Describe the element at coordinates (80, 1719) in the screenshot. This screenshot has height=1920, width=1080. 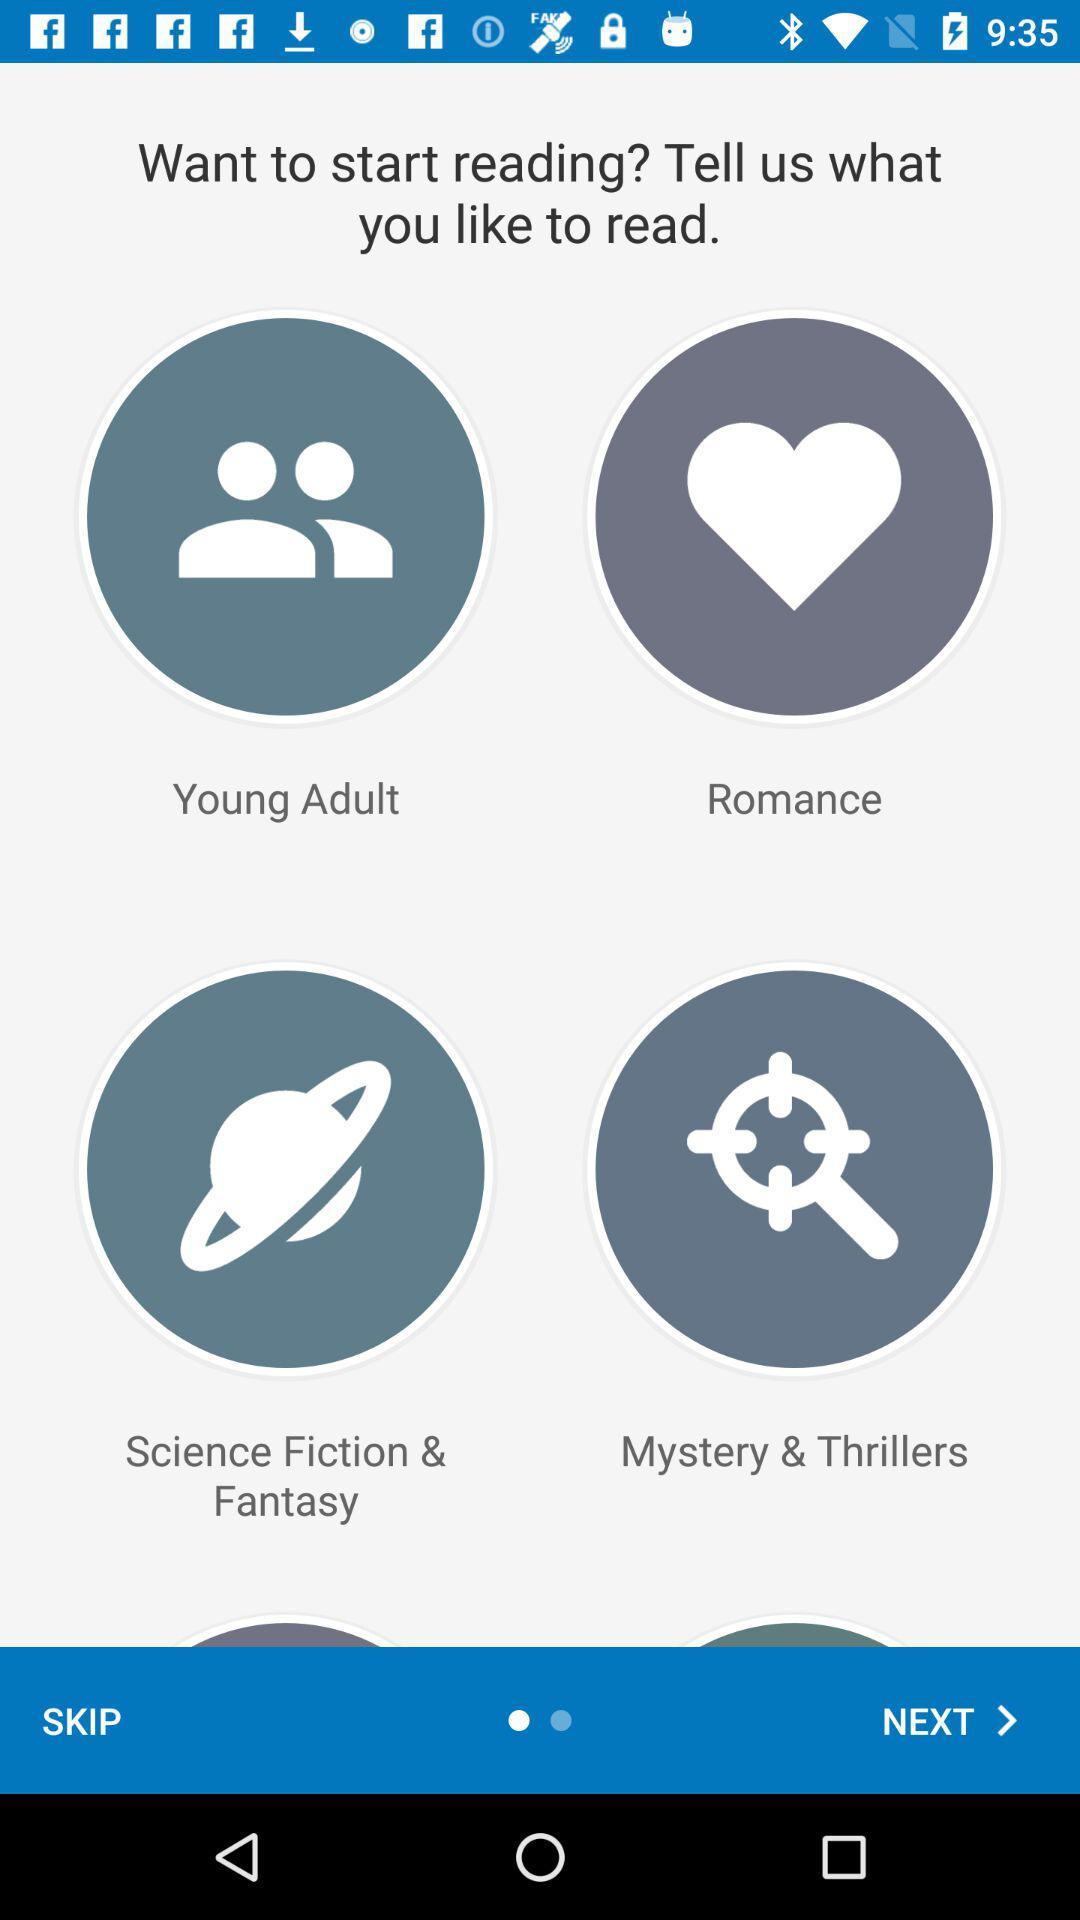
I see `skip item` at that location.